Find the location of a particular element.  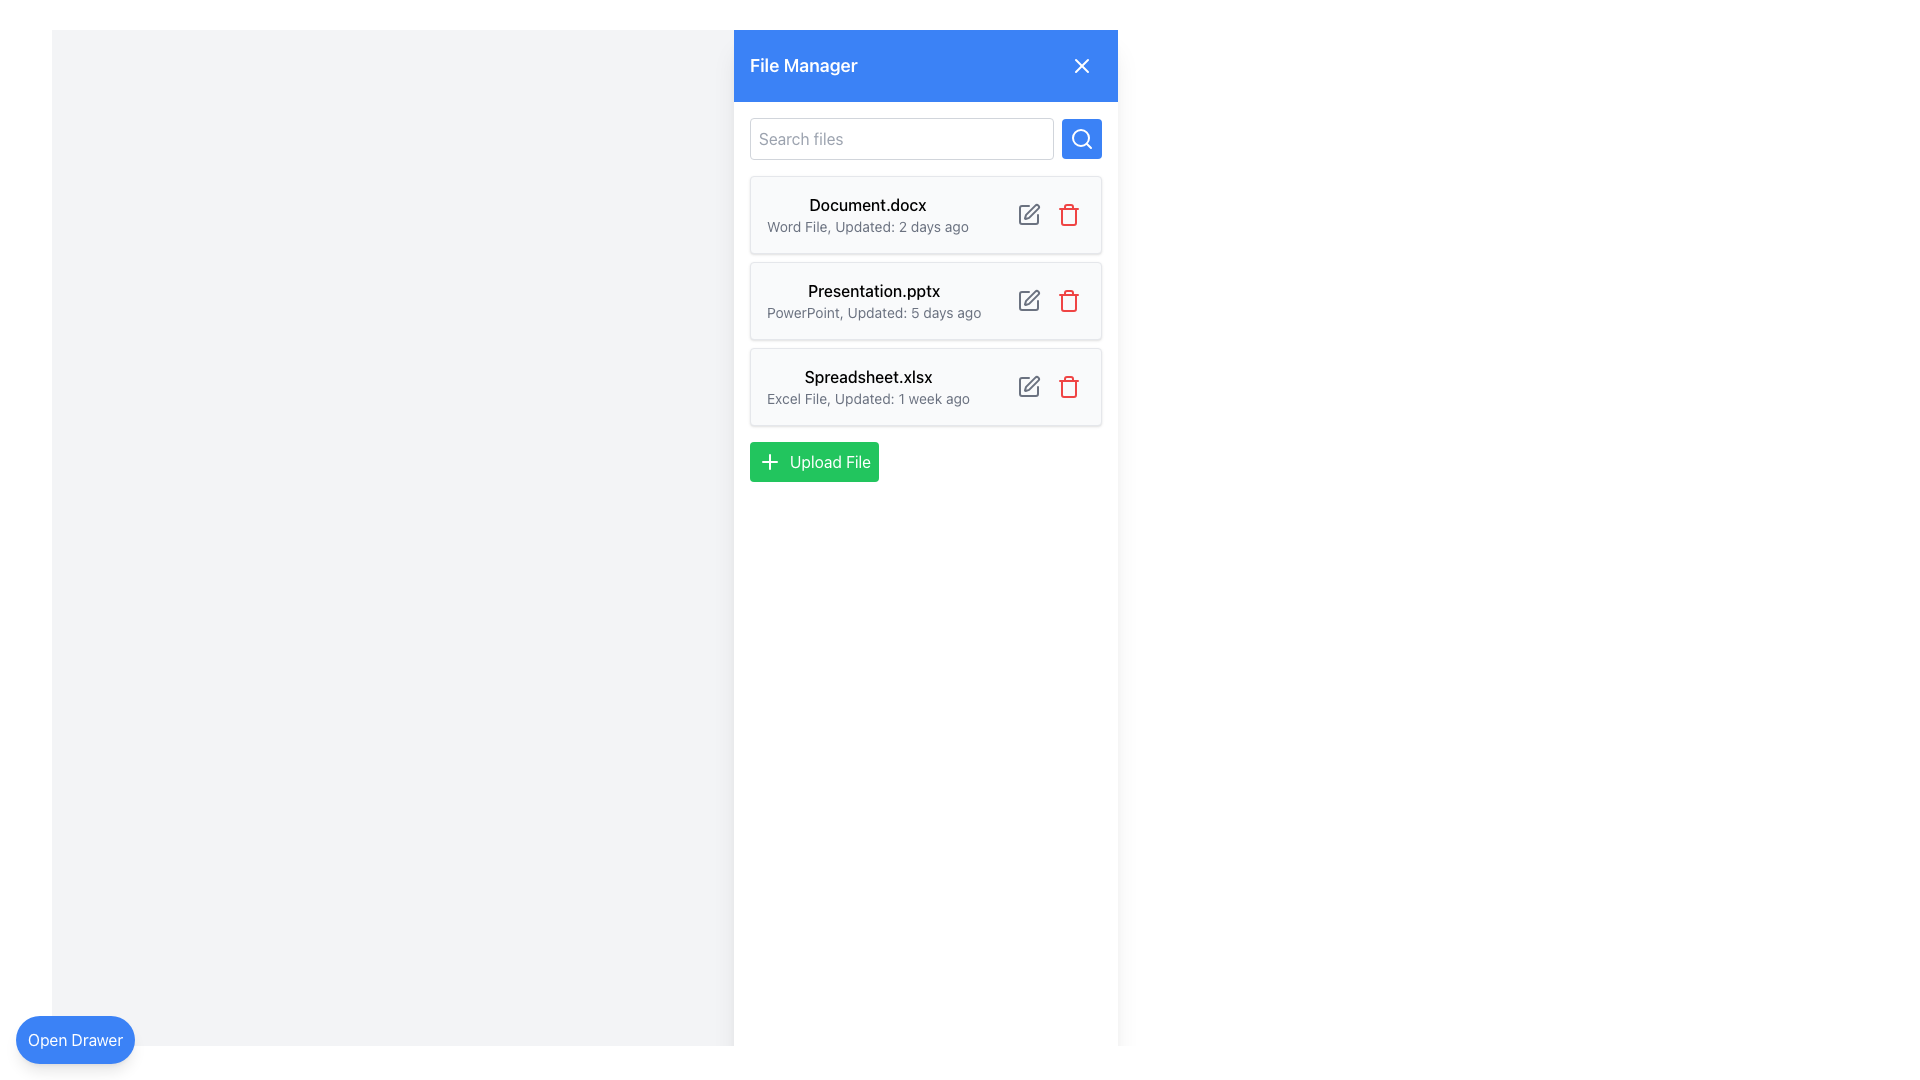

the text label displaying 'Presentation.pptx' in the File Manager interface, which is the second entry in a vertical list of files is located at coordinates (874, 300).